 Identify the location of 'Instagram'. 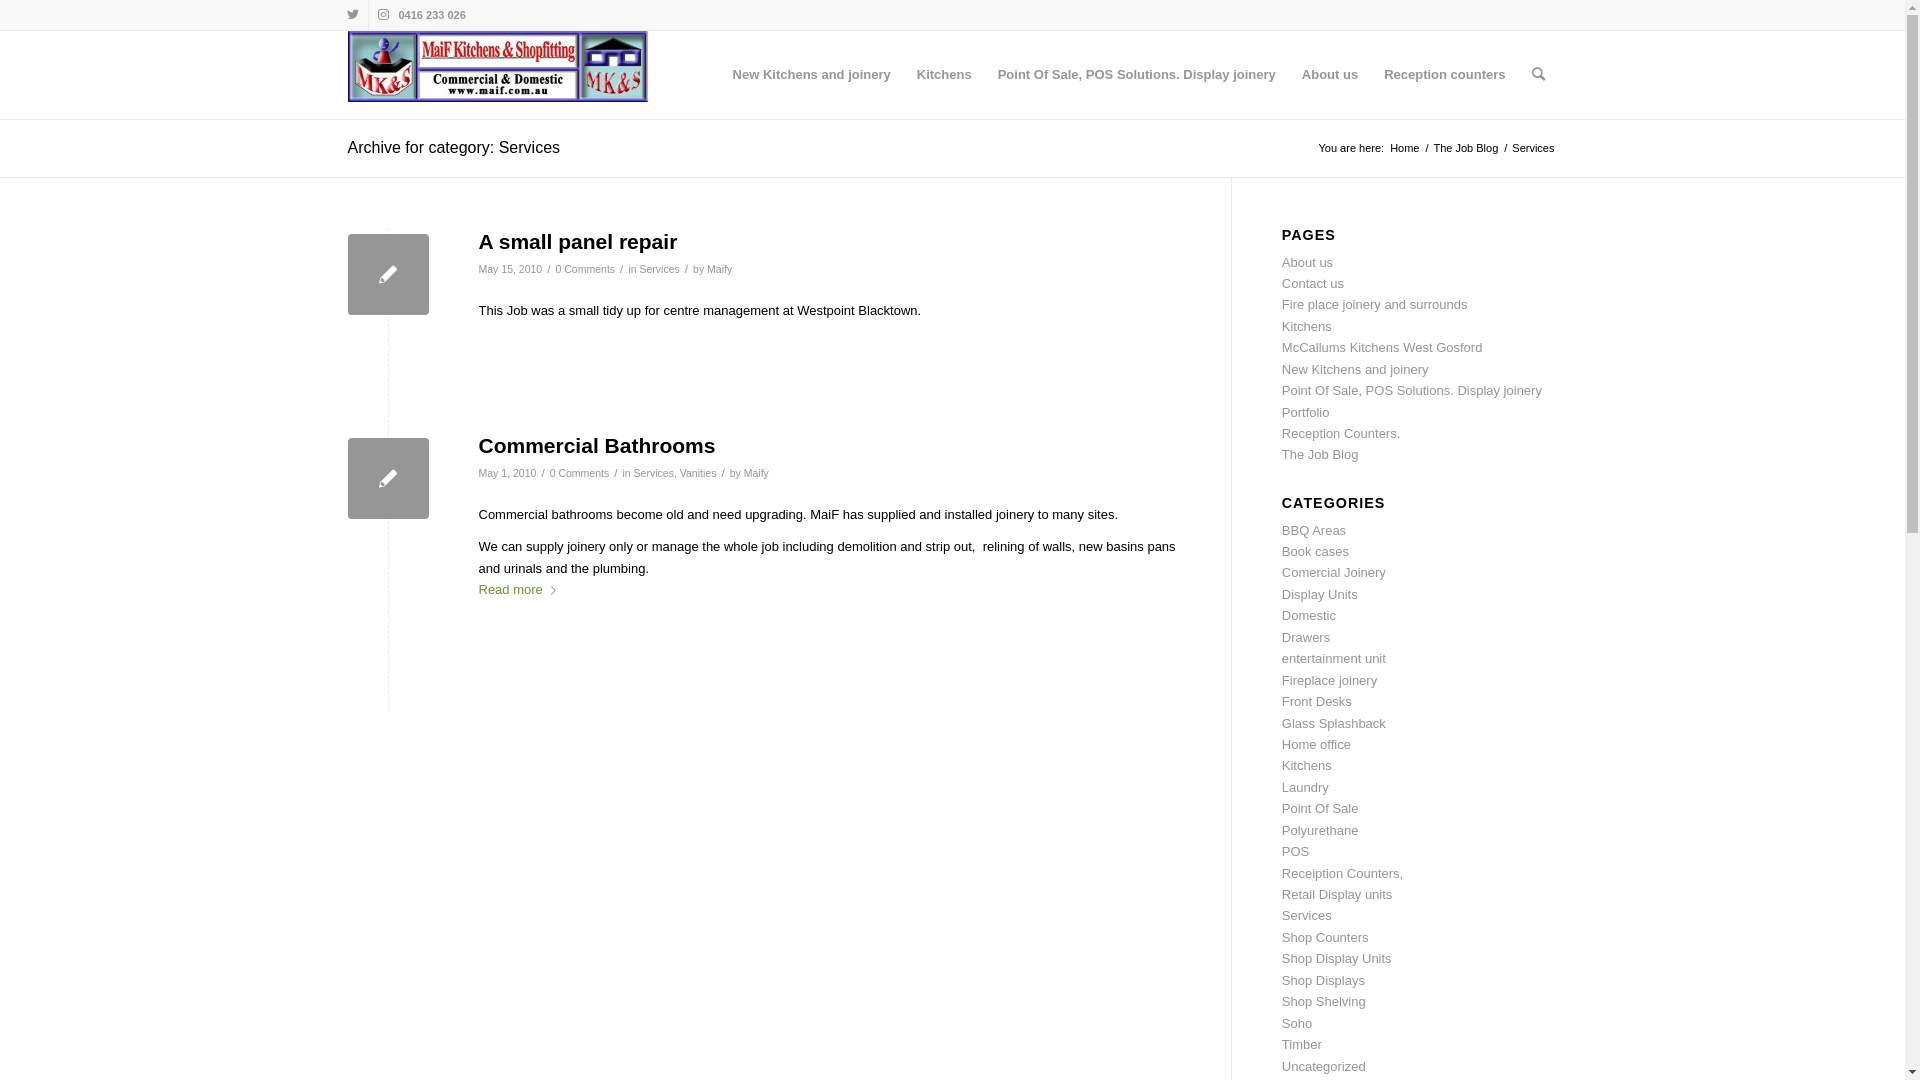
(383, 15).